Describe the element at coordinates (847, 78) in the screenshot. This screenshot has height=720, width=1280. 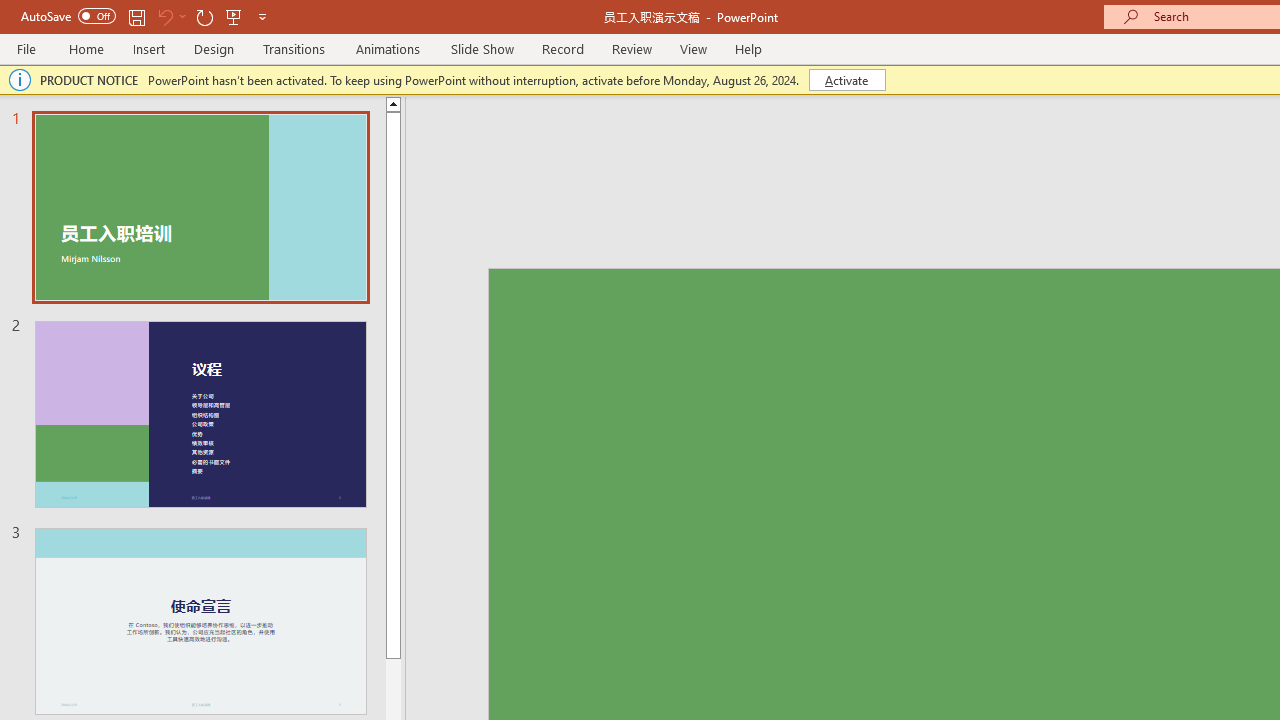
I see `'Activate'` at that location.